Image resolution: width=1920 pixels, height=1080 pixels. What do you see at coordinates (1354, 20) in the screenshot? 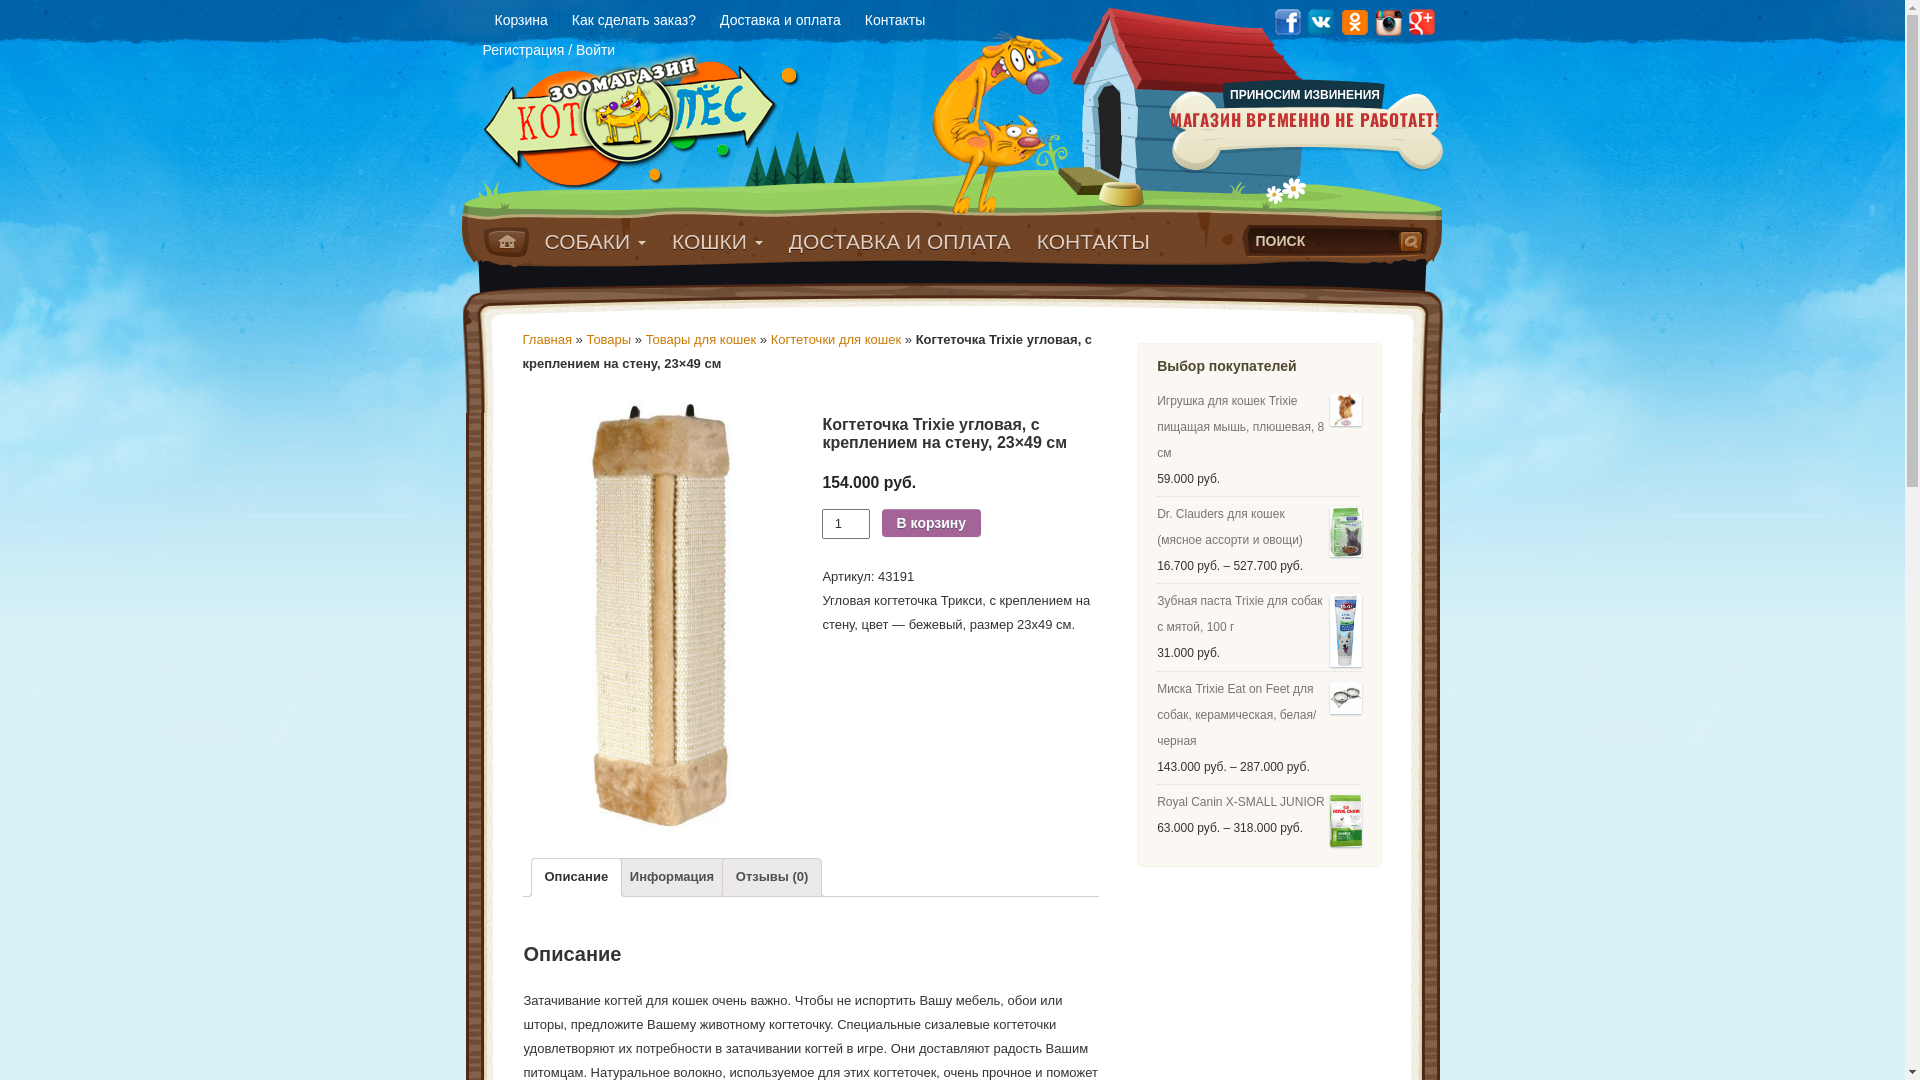
I see `'Odnoklassniki'` at bounding box center [1354, 20].